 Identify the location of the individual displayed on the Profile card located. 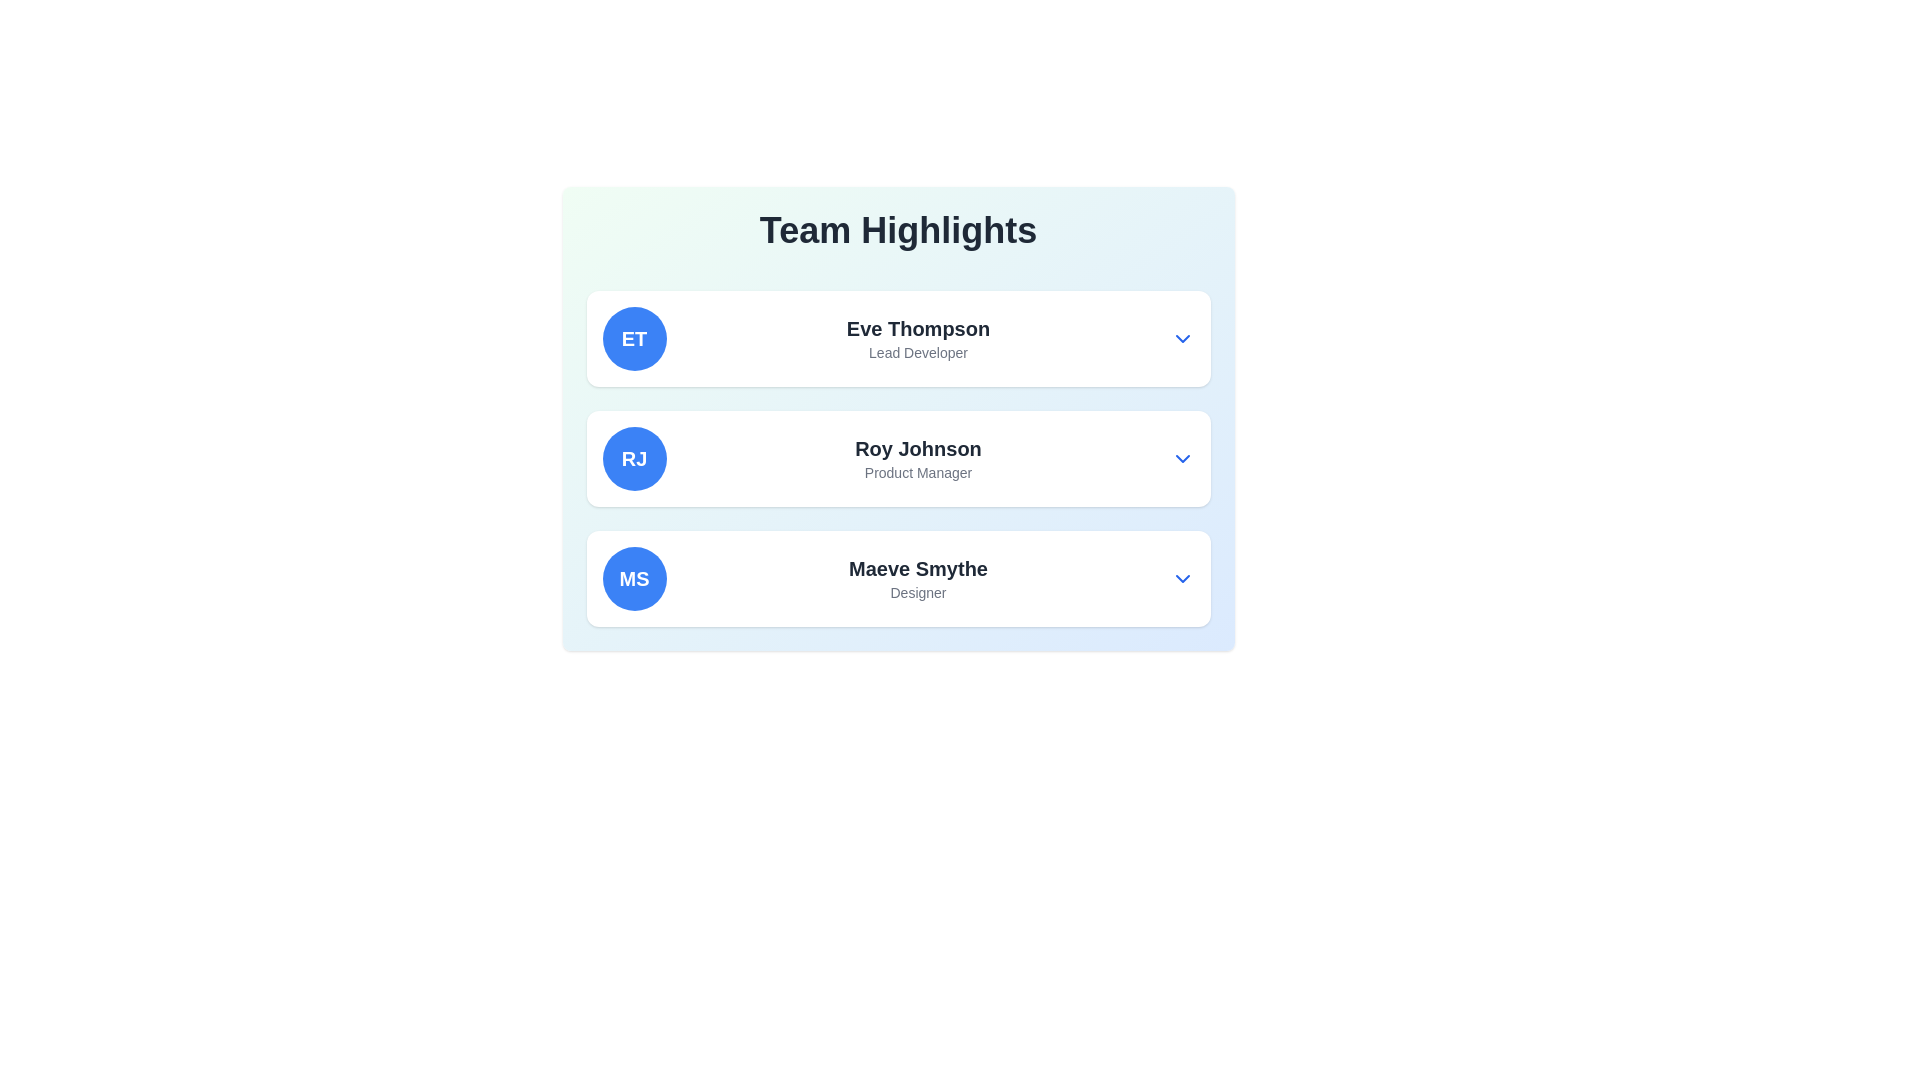
(897, 338).